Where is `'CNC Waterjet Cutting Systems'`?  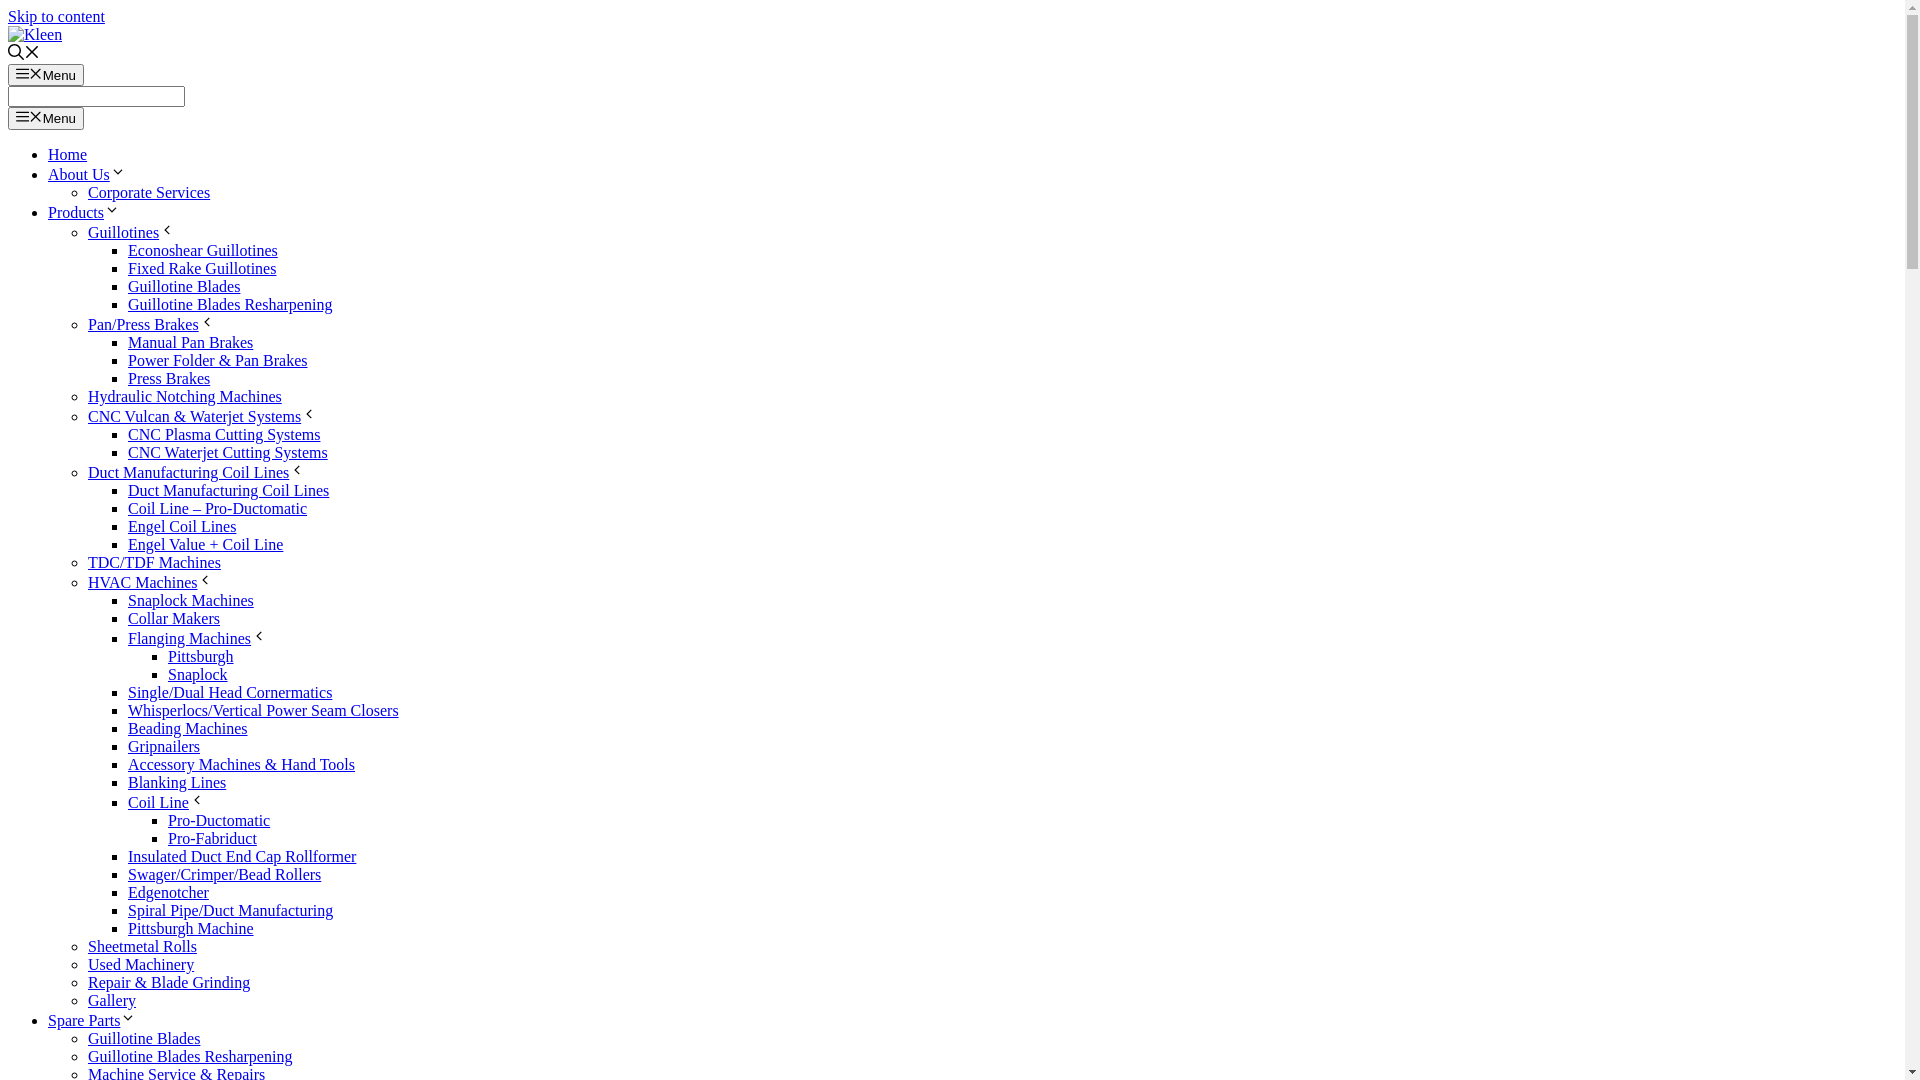 'CNC Waterjet Cutting Systems' is located at coordinates (227, 452).